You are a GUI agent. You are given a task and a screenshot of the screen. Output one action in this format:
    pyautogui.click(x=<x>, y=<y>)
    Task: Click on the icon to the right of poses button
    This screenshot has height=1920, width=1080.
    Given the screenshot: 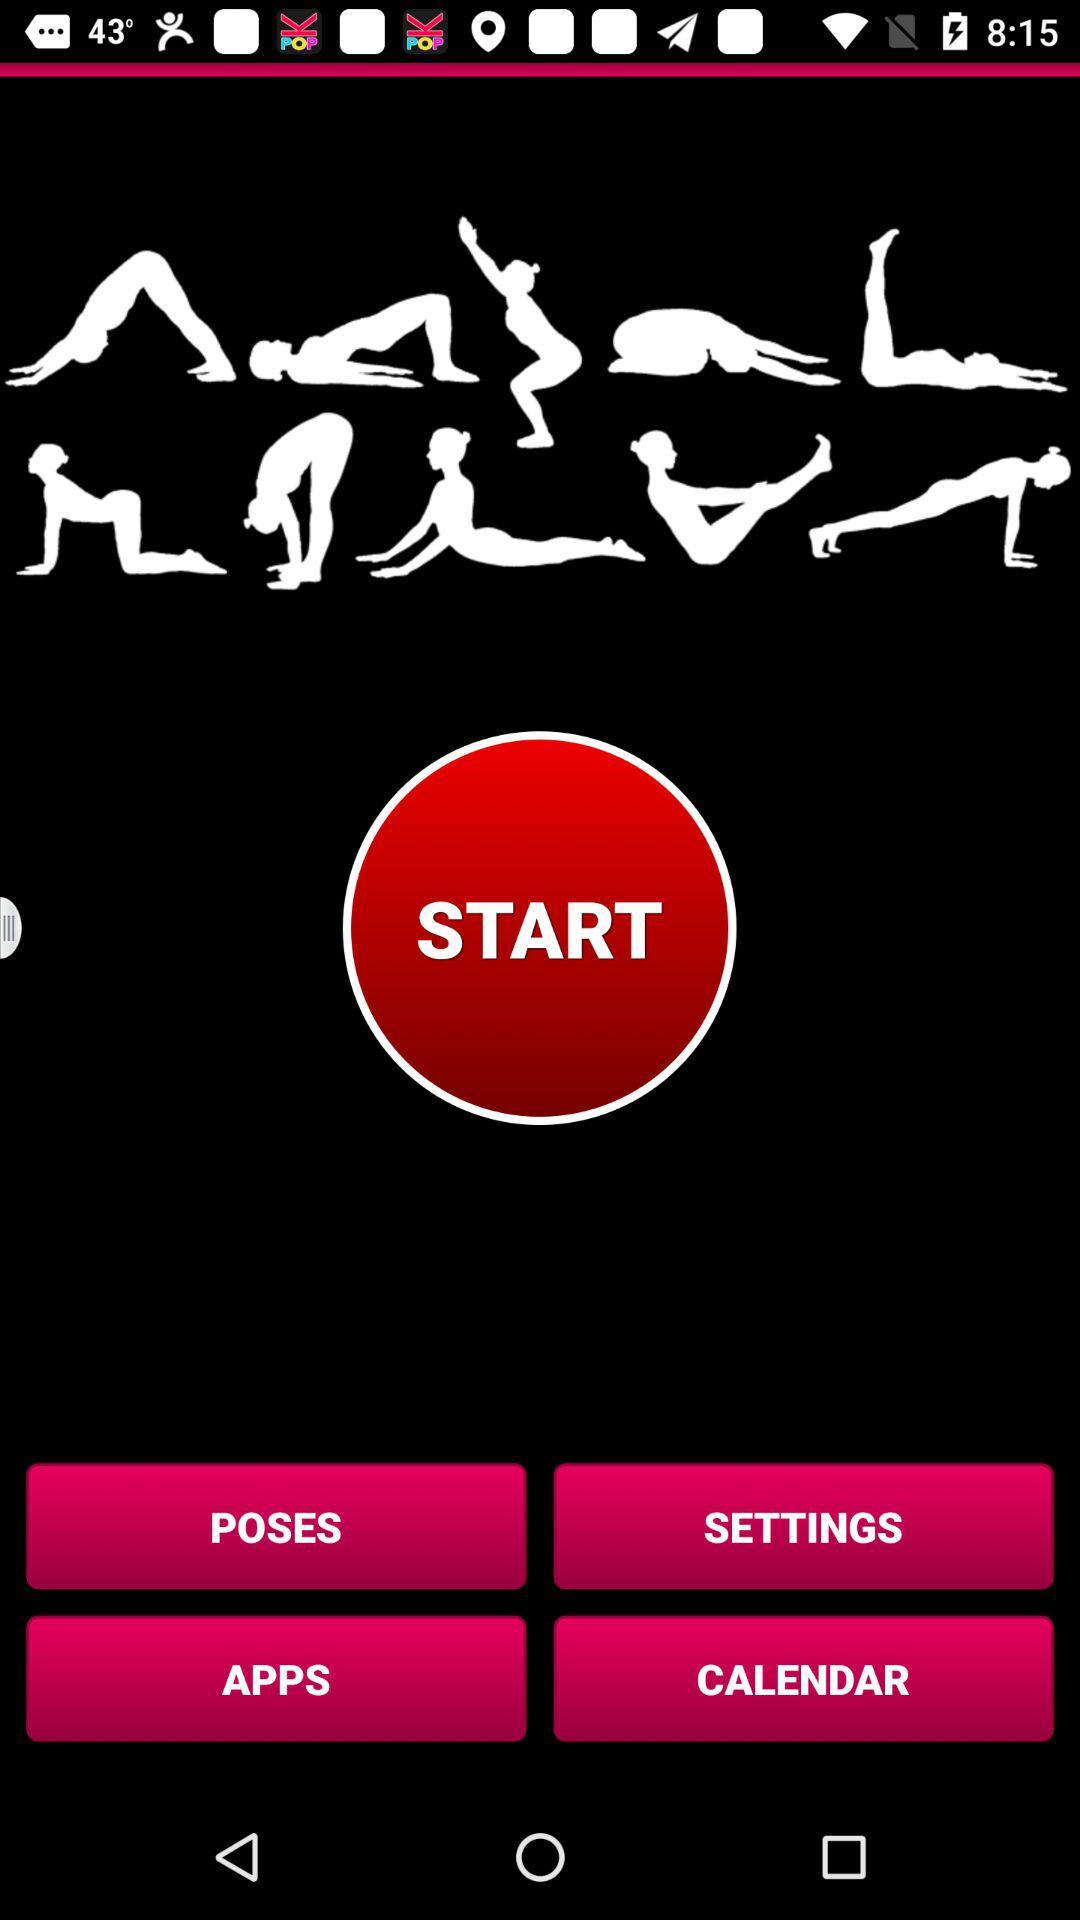 What is the action you would take?
    pyautogui.click(x=802, y=1525)
    